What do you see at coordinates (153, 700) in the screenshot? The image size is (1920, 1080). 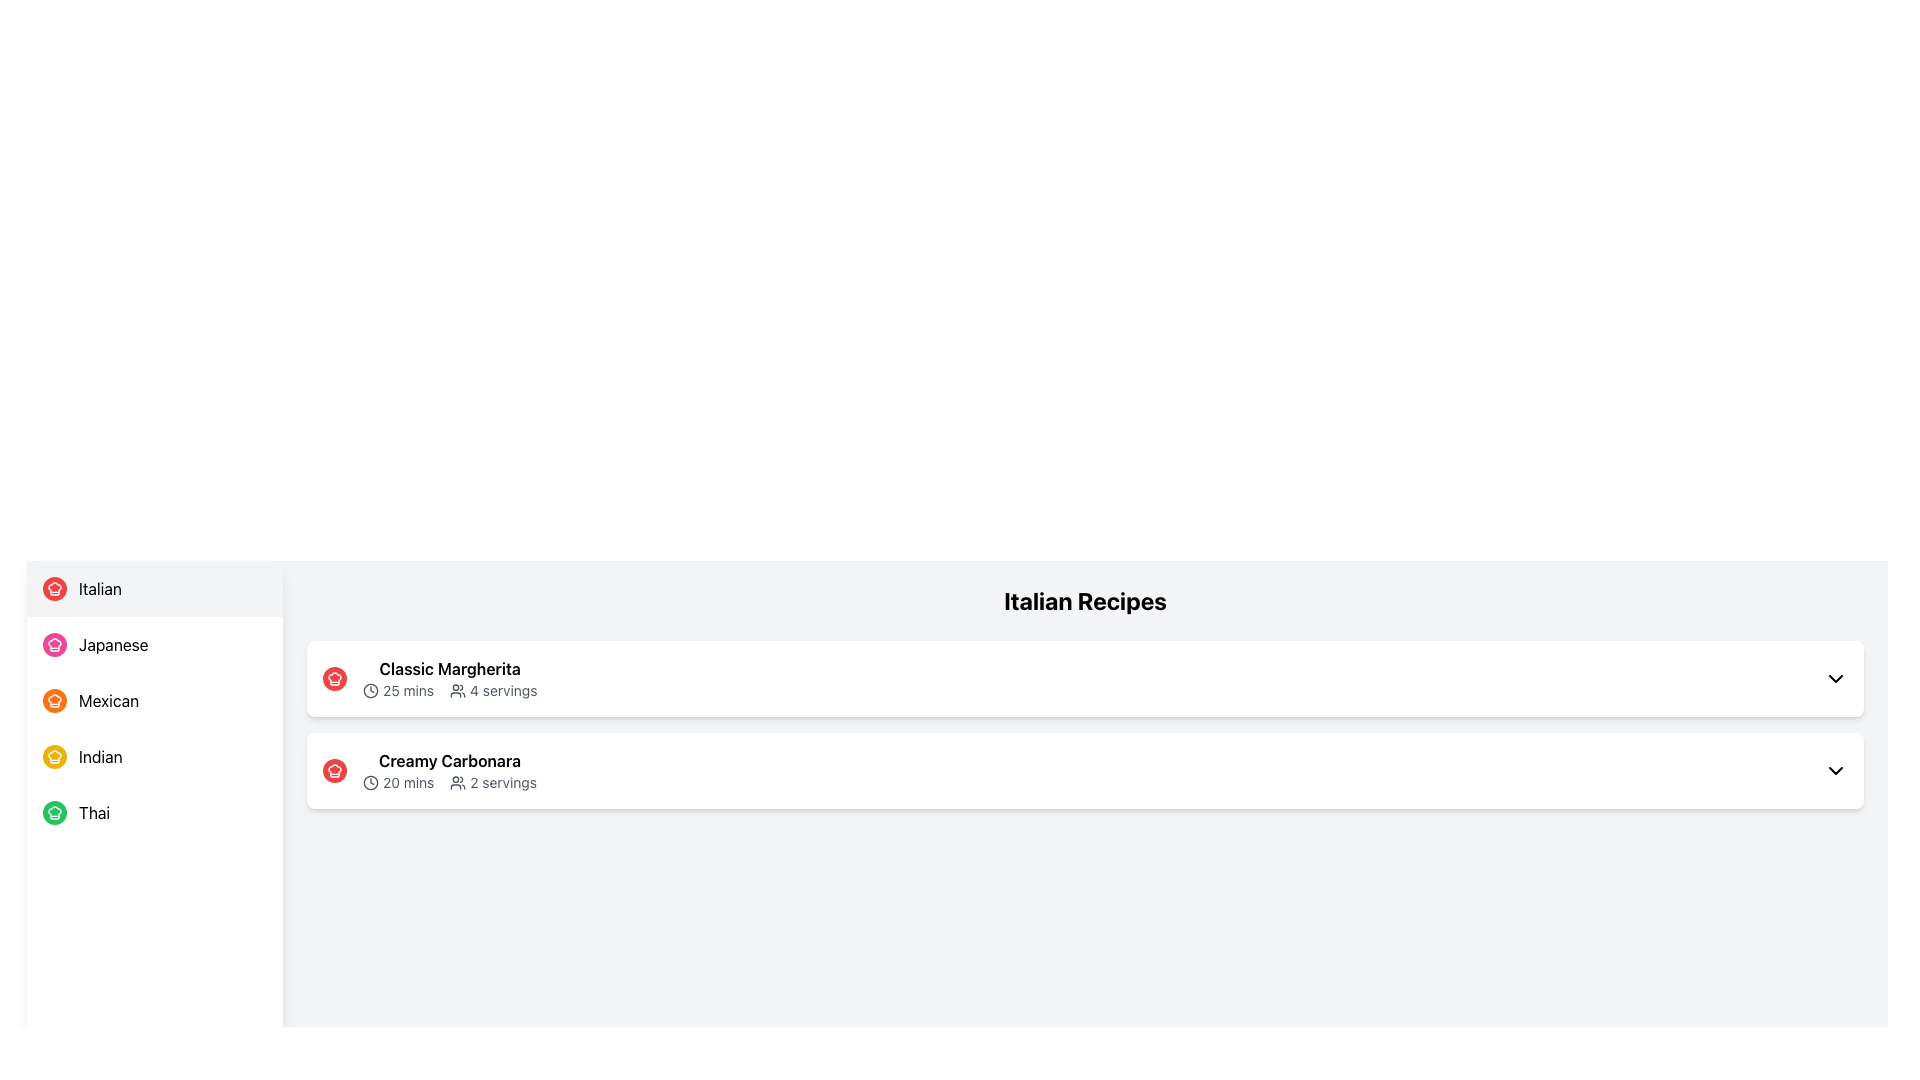 I see `the third clickable item in the vertical list, which filters or navigates to the Mexican cuisine section, located between the 'Japanese' and 'Indian' options in the left sidebar` at bounding box center [153, 700].